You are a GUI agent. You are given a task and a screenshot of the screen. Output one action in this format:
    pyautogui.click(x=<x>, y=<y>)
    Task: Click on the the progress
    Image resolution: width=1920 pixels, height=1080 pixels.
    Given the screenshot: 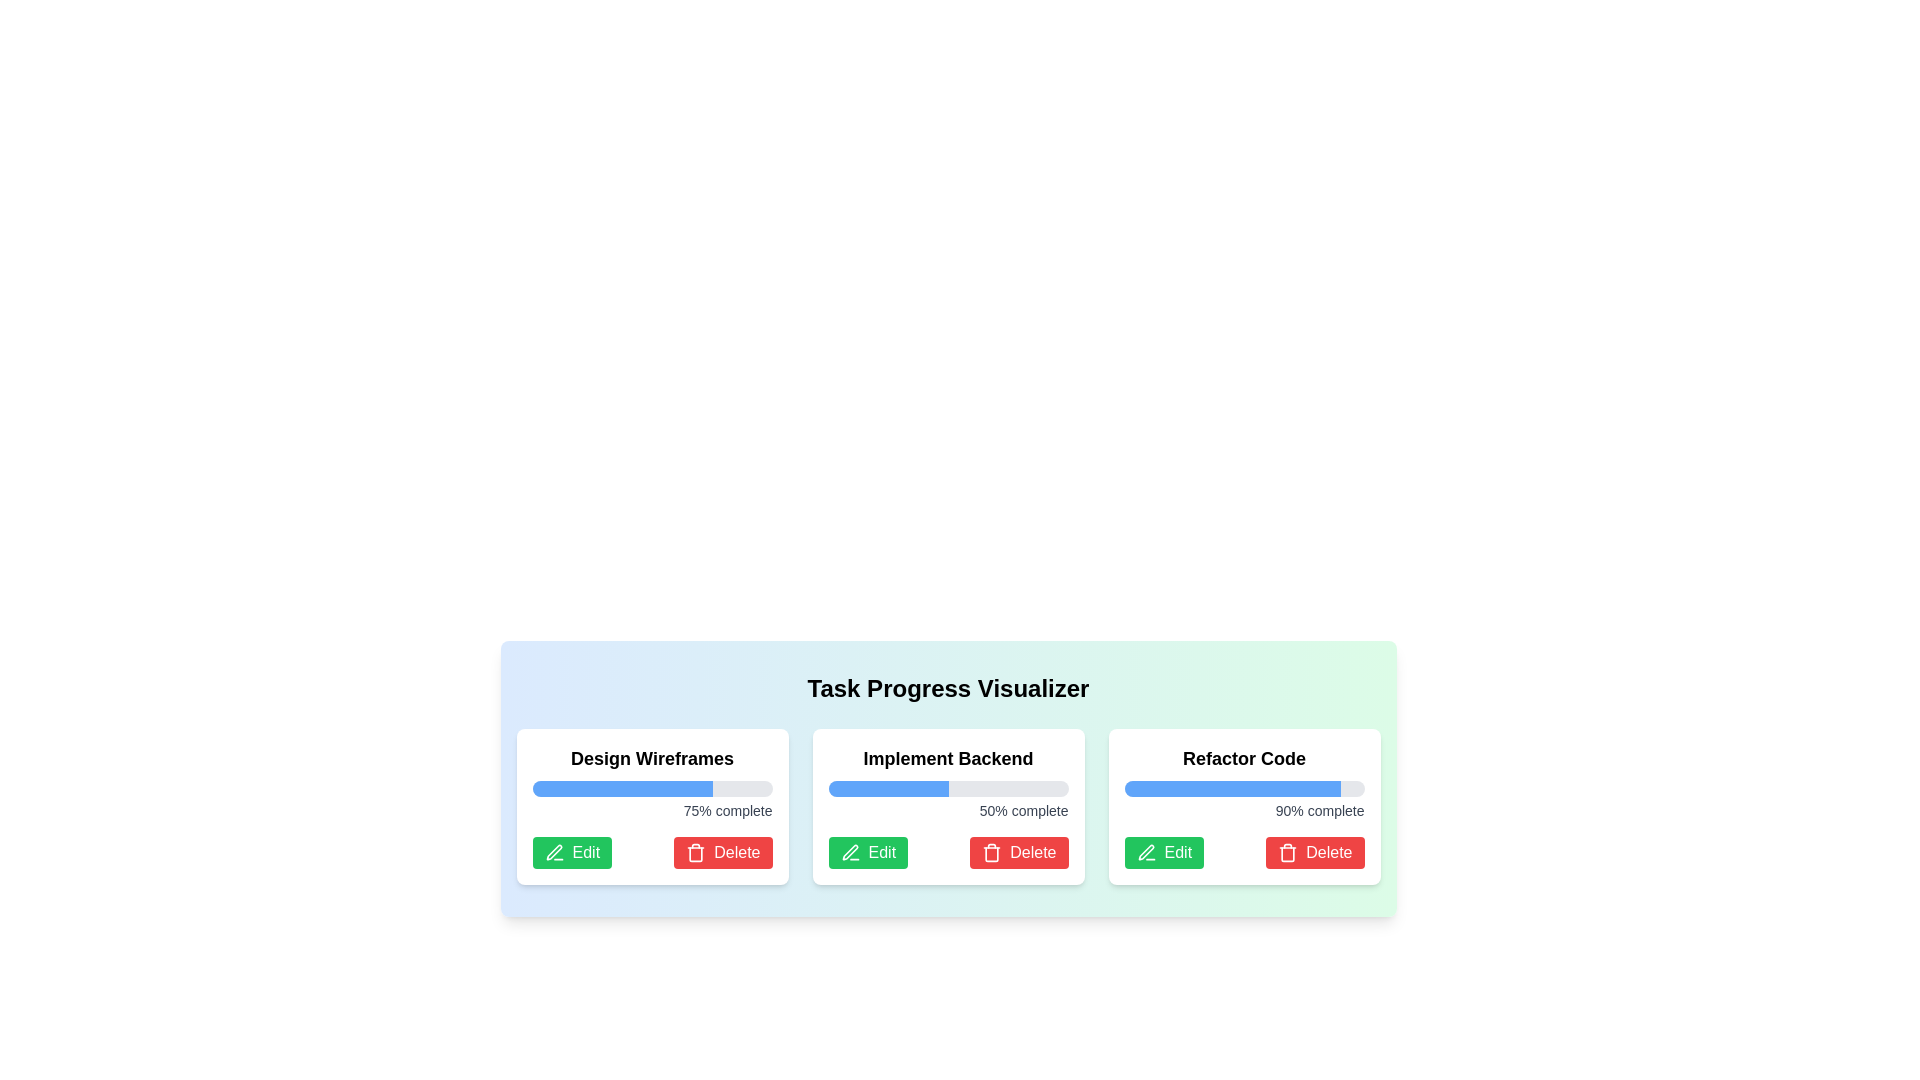 What is the action you would take?
    pyautogui.click(x=1222, y=788)
    